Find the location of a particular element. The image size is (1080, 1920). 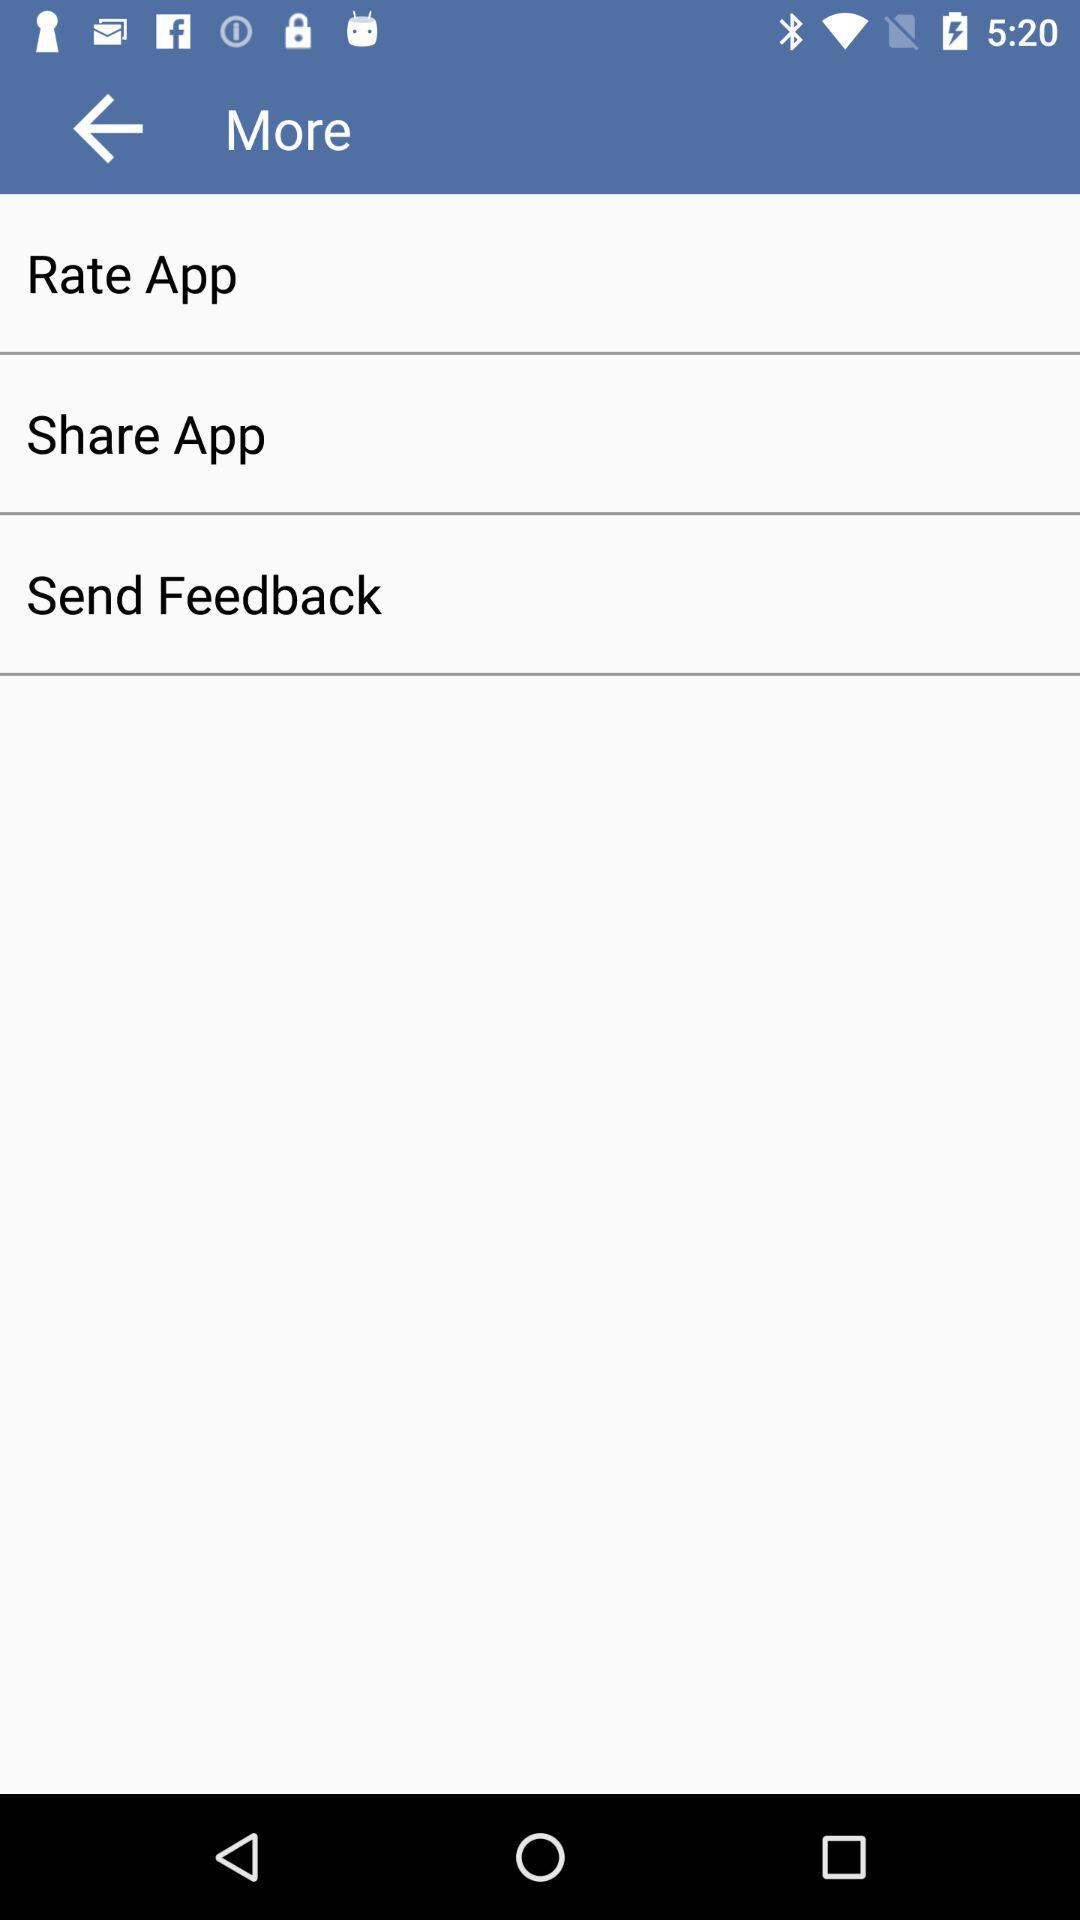

app next to the more item is located at coordinates (108, 127).